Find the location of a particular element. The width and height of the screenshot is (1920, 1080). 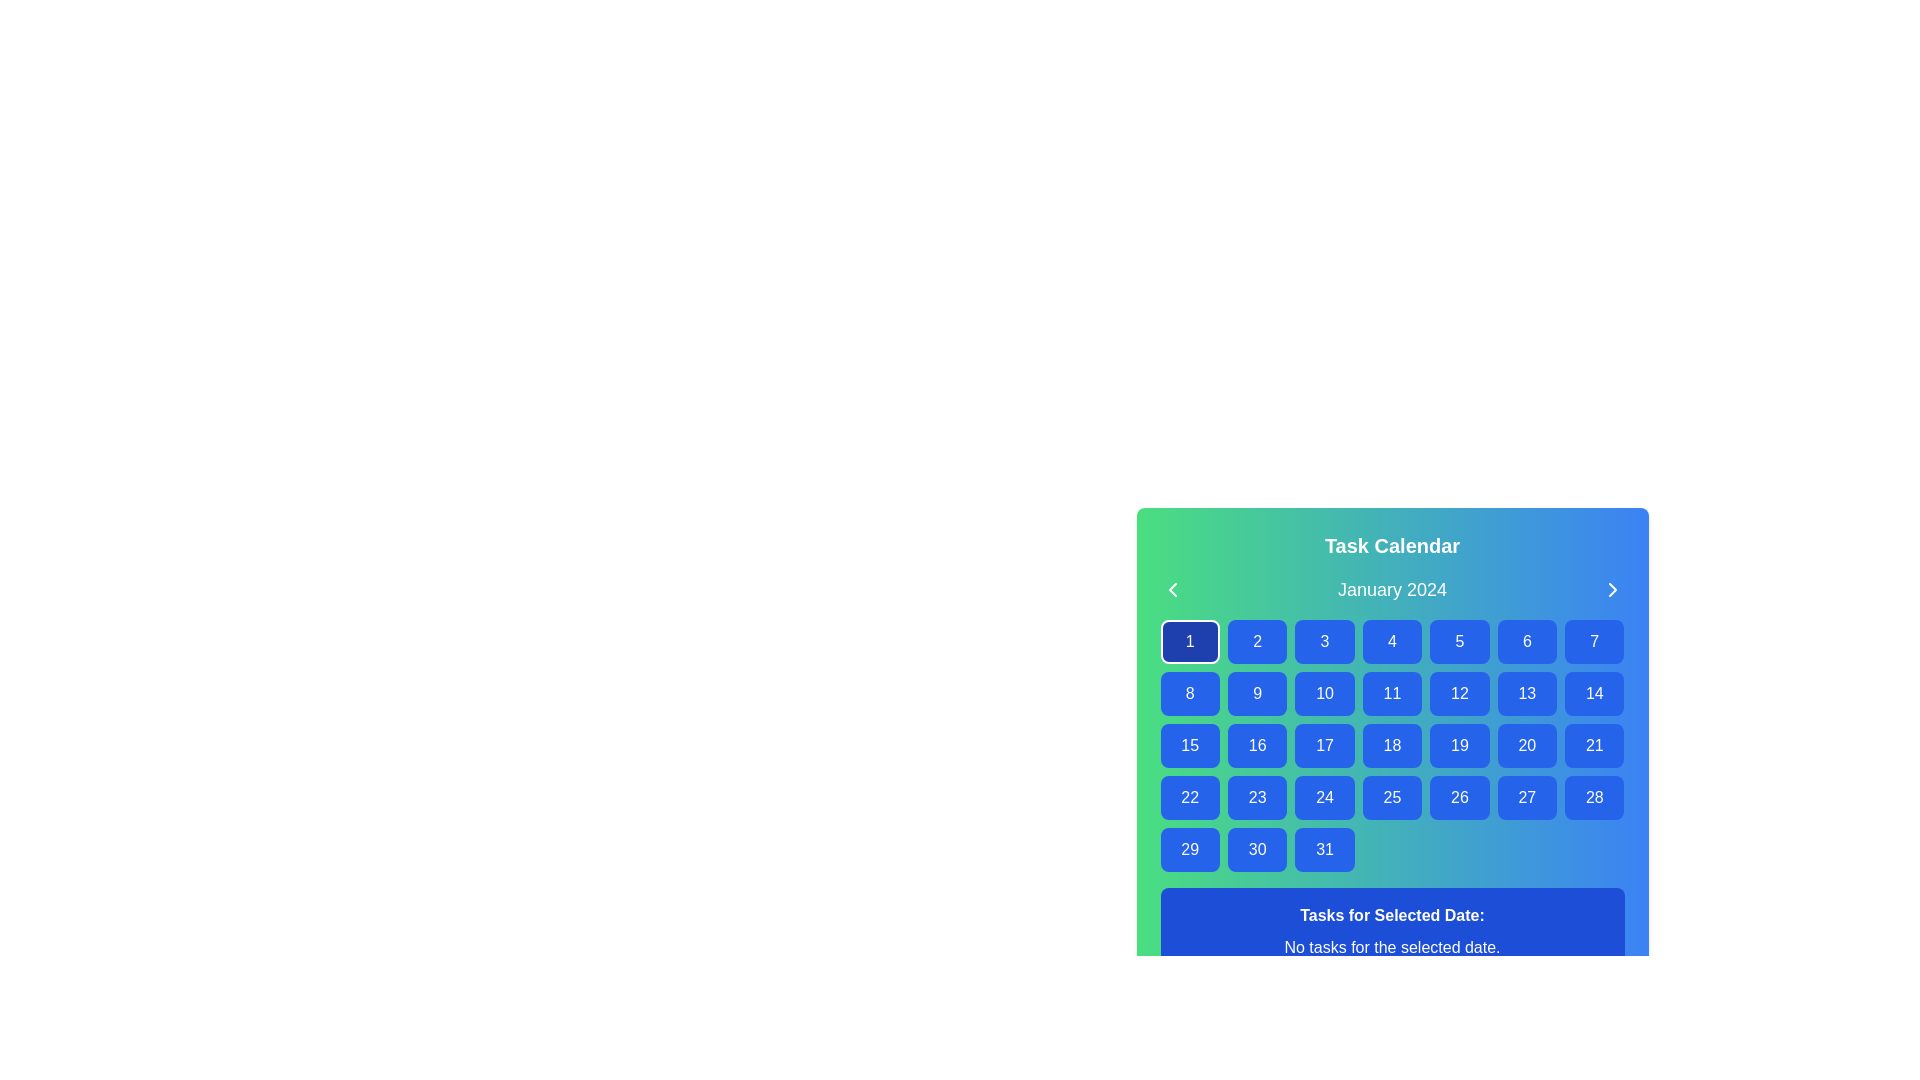

the blue button with the number '28' is located at coordinates (1593, 797).